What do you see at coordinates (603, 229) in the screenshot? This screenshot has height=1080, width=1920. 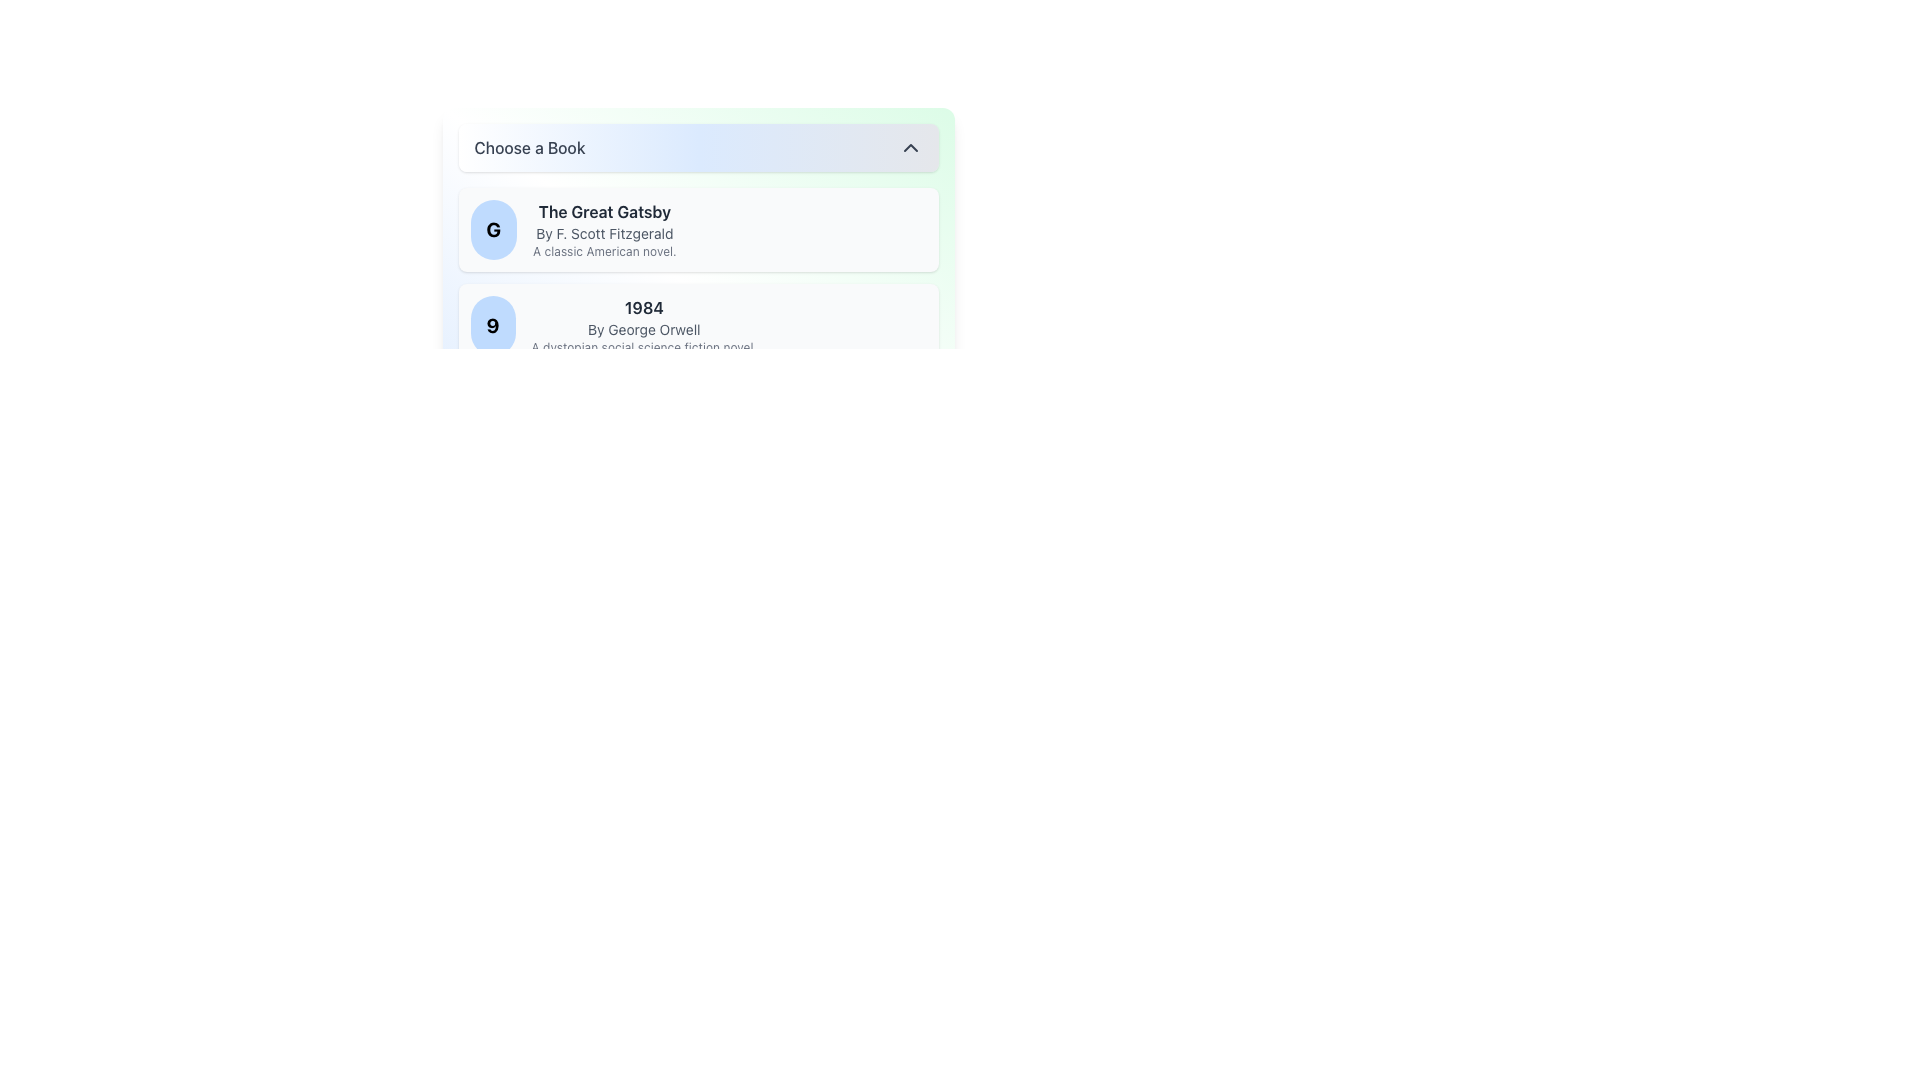 I see `the text block summarizing a book, which includes its title, author, and description, located to the right of the icon labeled 'G' and under the 'Choose a Book' label` at bounding box center [603, 229].